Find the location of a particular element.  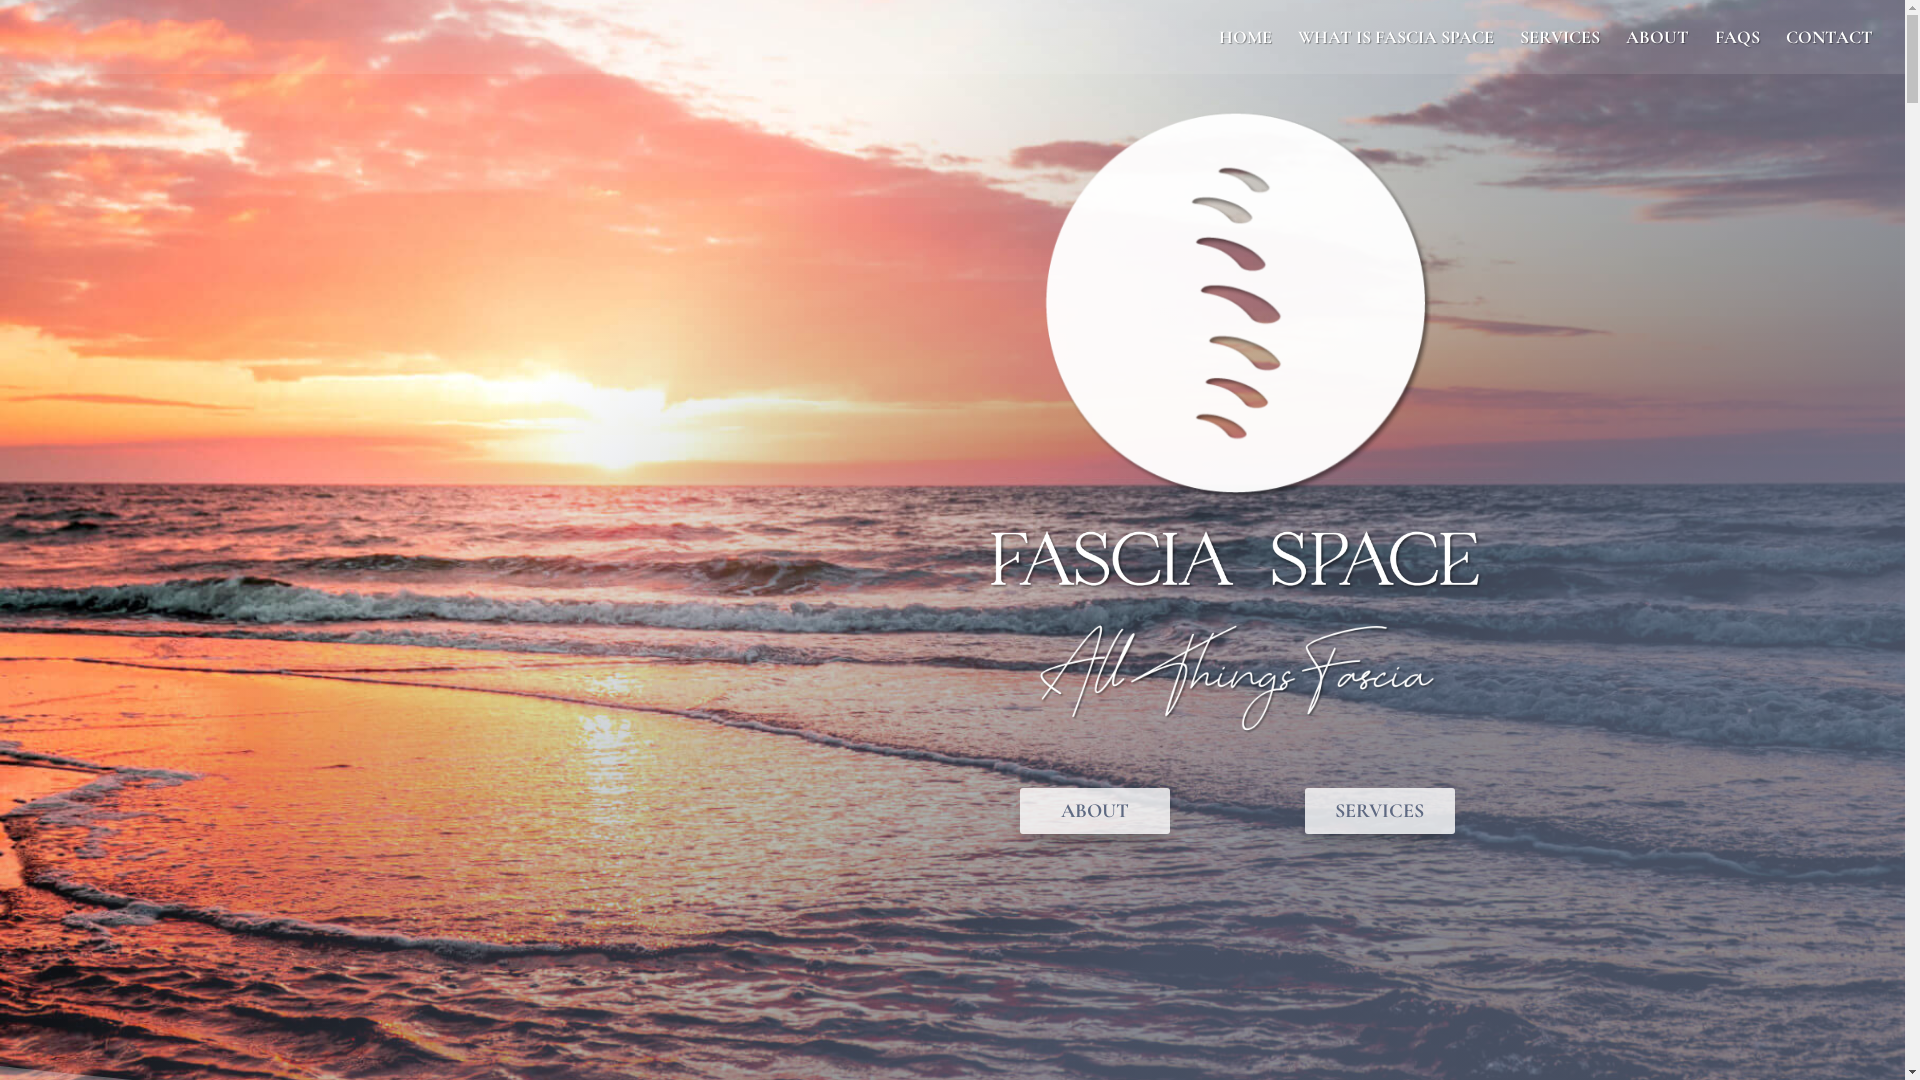

'SERVICES' is located at coordinates (1559, 50).